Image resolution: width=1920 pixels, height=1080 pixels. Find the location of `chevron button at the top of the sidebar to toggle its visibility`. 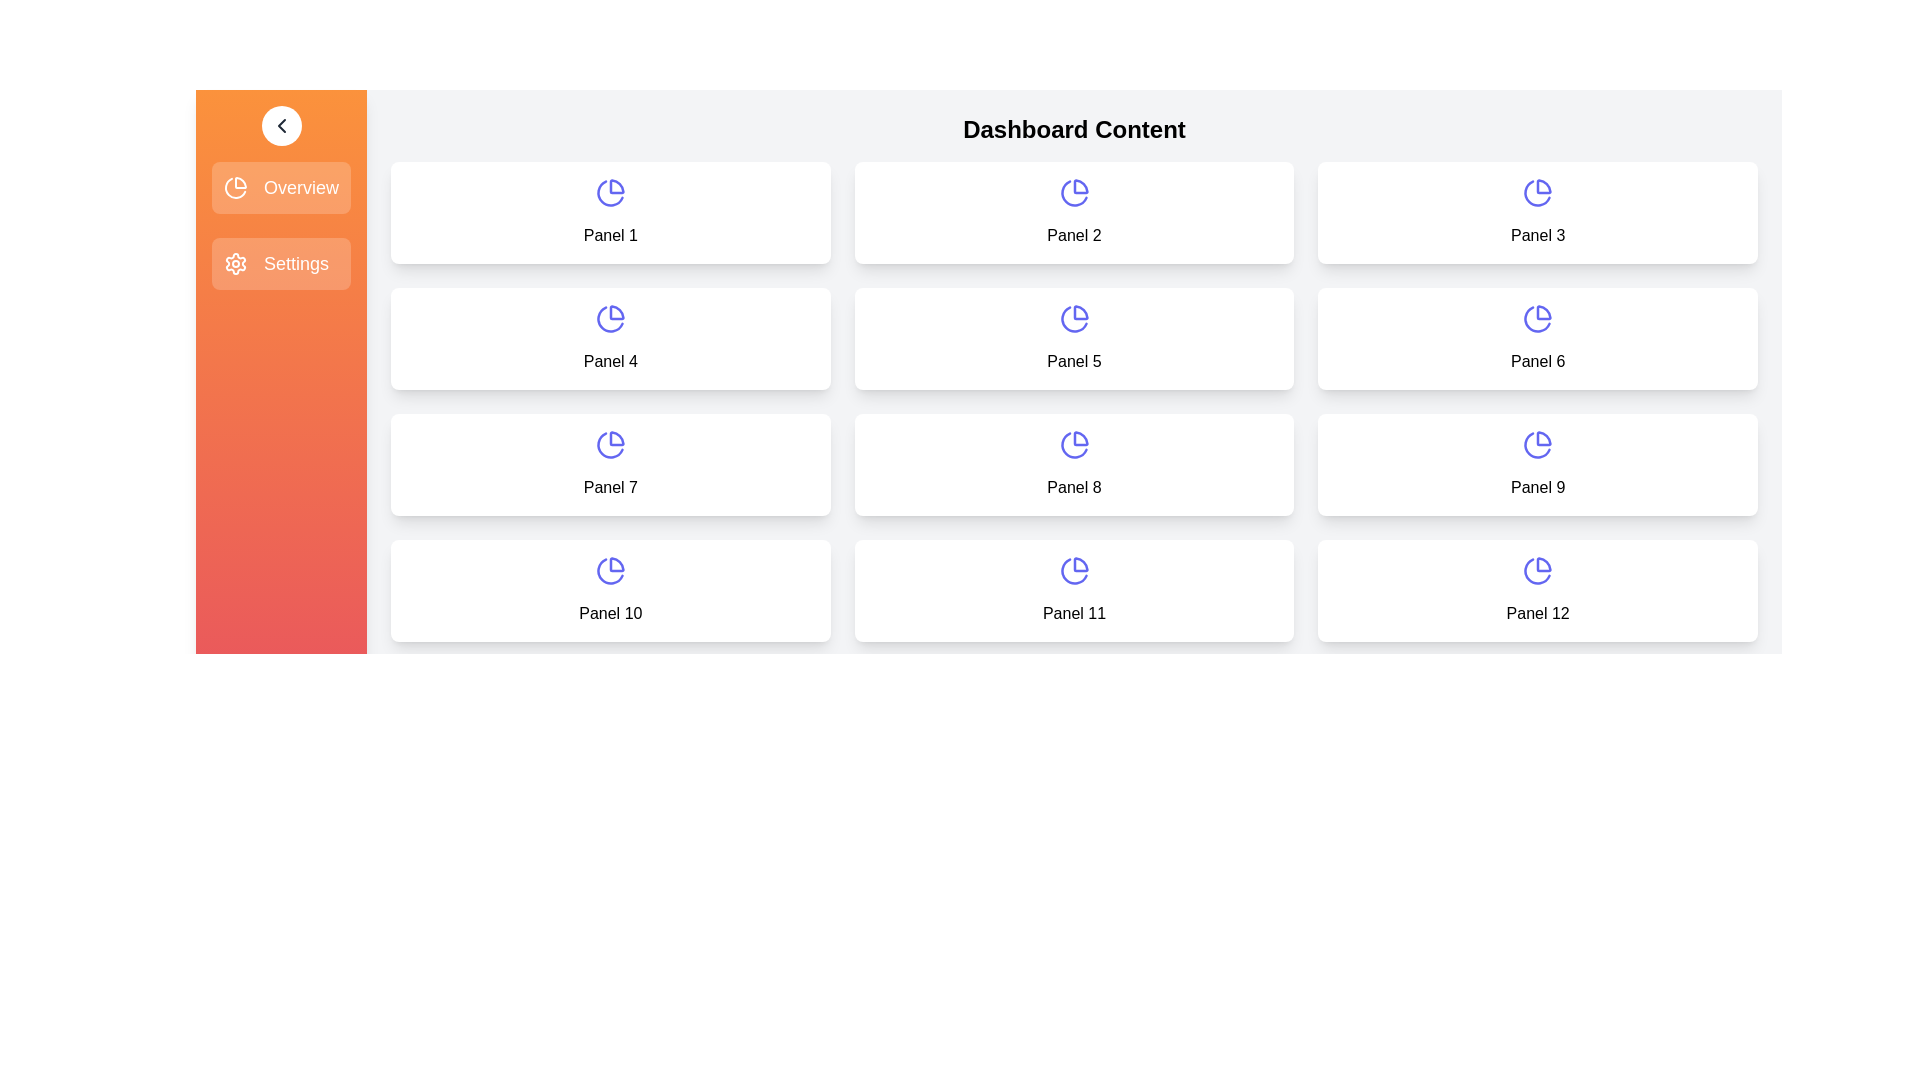

chevron button at the top of the sidebar to toggle its visibility is located at coordinates (280, 126).